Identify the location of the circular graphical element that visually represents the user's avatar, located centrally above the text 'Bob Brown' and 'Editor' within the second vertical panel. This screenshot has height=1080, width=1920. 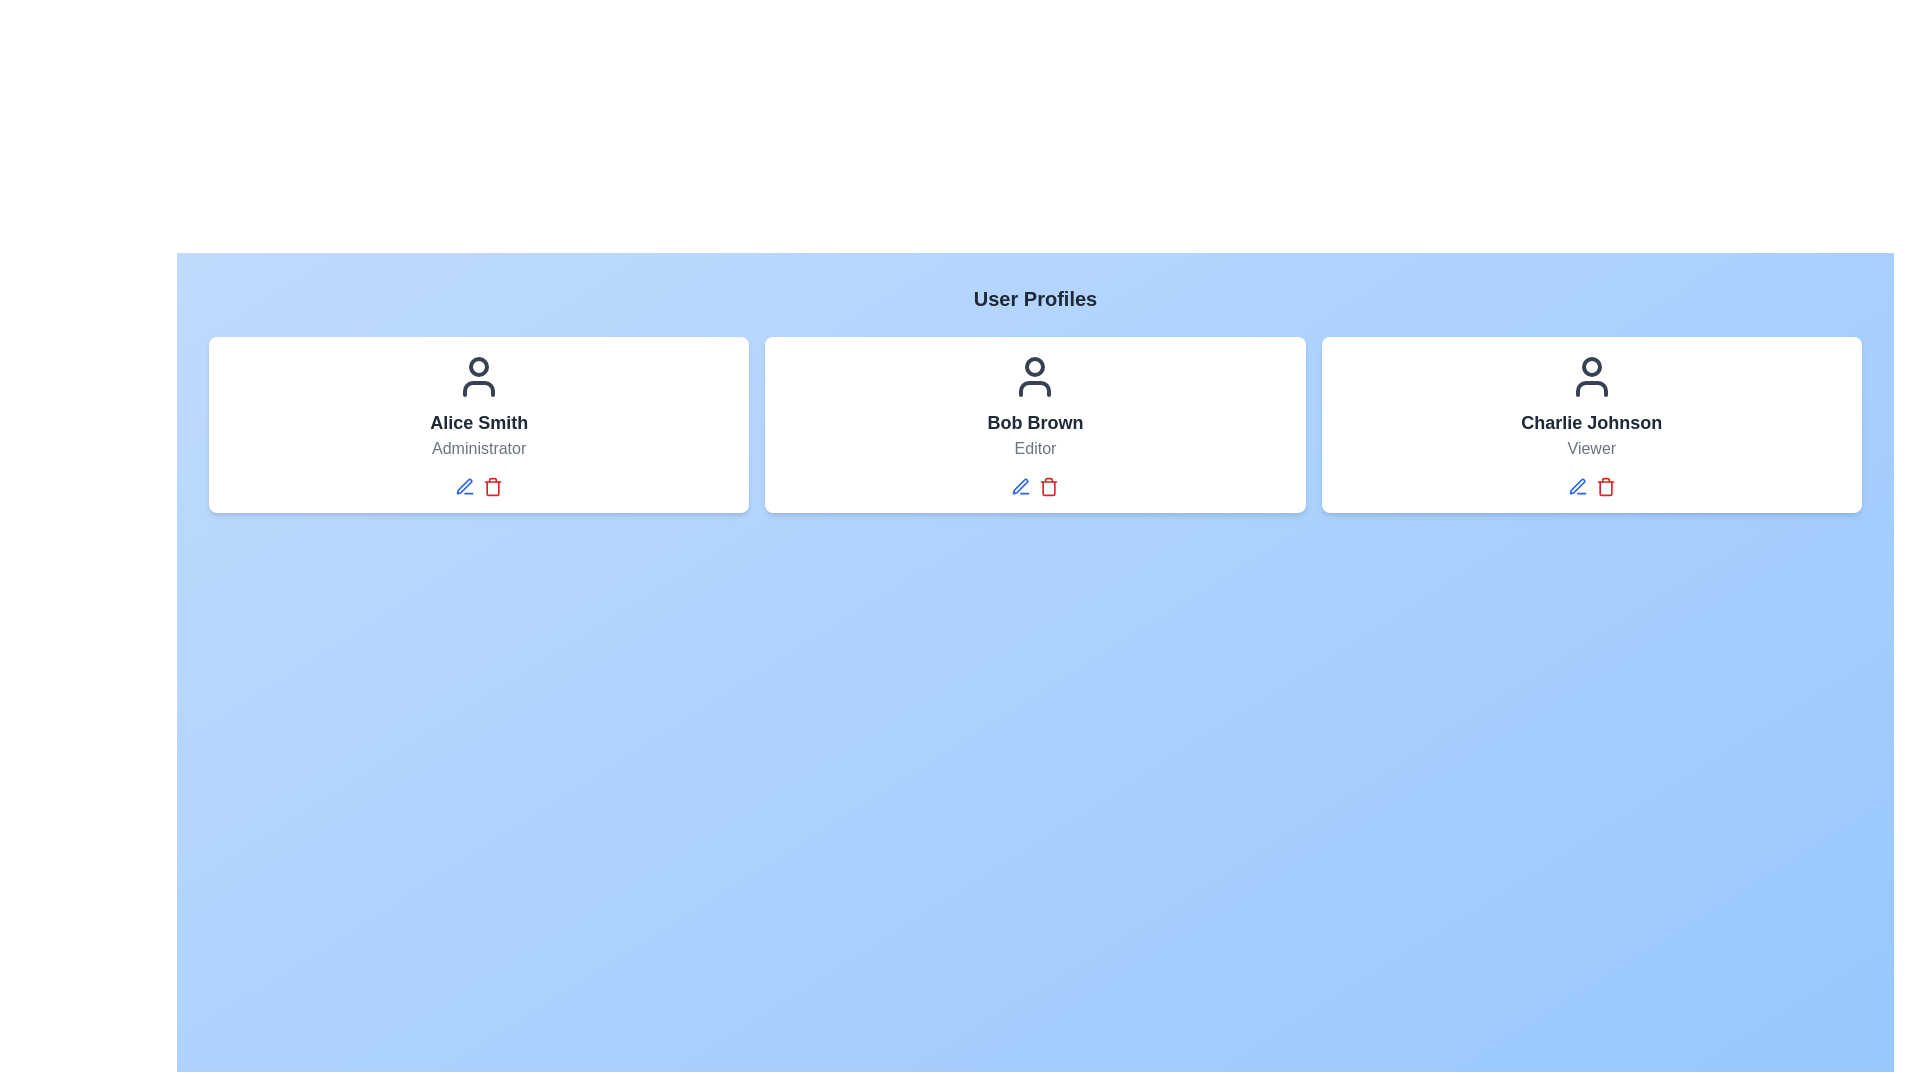
(1035, 366).